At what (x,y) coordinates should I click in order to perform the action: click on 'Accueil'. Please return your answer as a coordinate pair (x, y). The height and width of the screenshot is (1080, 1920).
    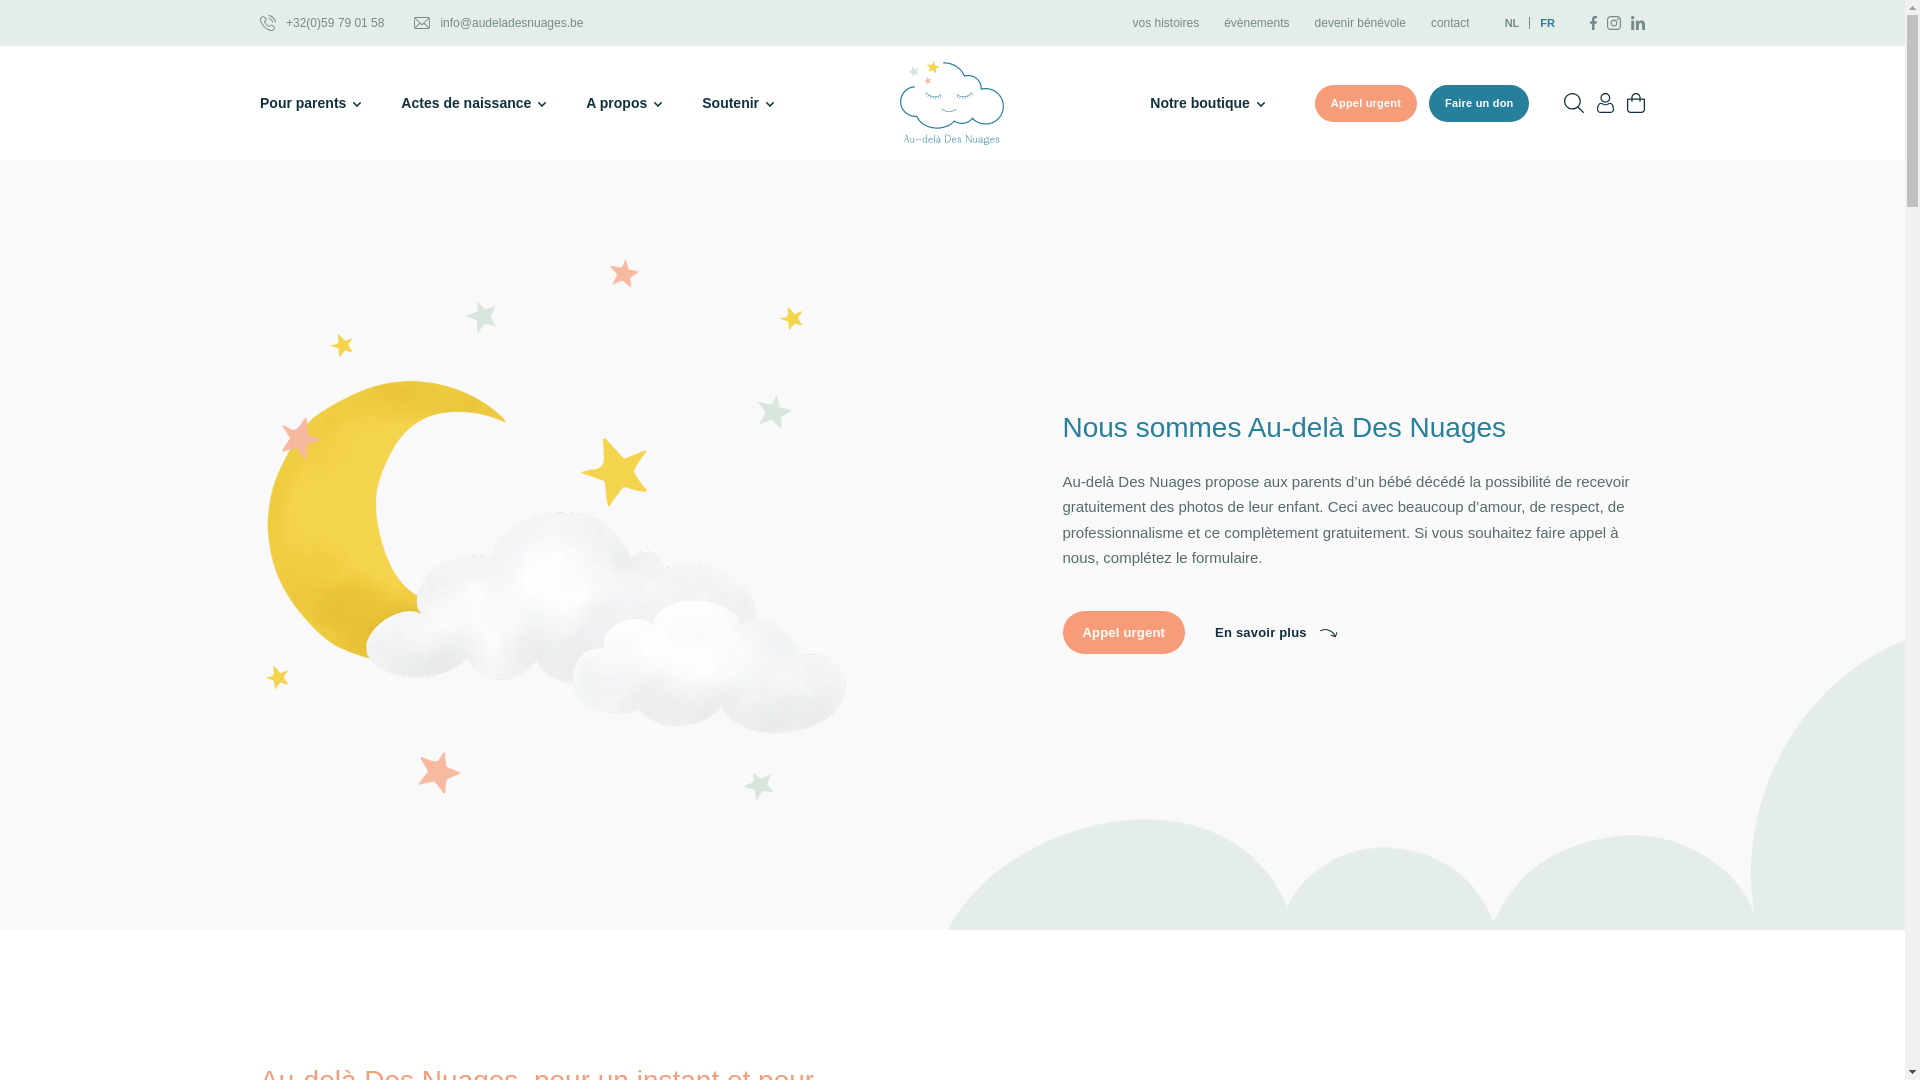
    Looking at the image, I should click on (950, 103).